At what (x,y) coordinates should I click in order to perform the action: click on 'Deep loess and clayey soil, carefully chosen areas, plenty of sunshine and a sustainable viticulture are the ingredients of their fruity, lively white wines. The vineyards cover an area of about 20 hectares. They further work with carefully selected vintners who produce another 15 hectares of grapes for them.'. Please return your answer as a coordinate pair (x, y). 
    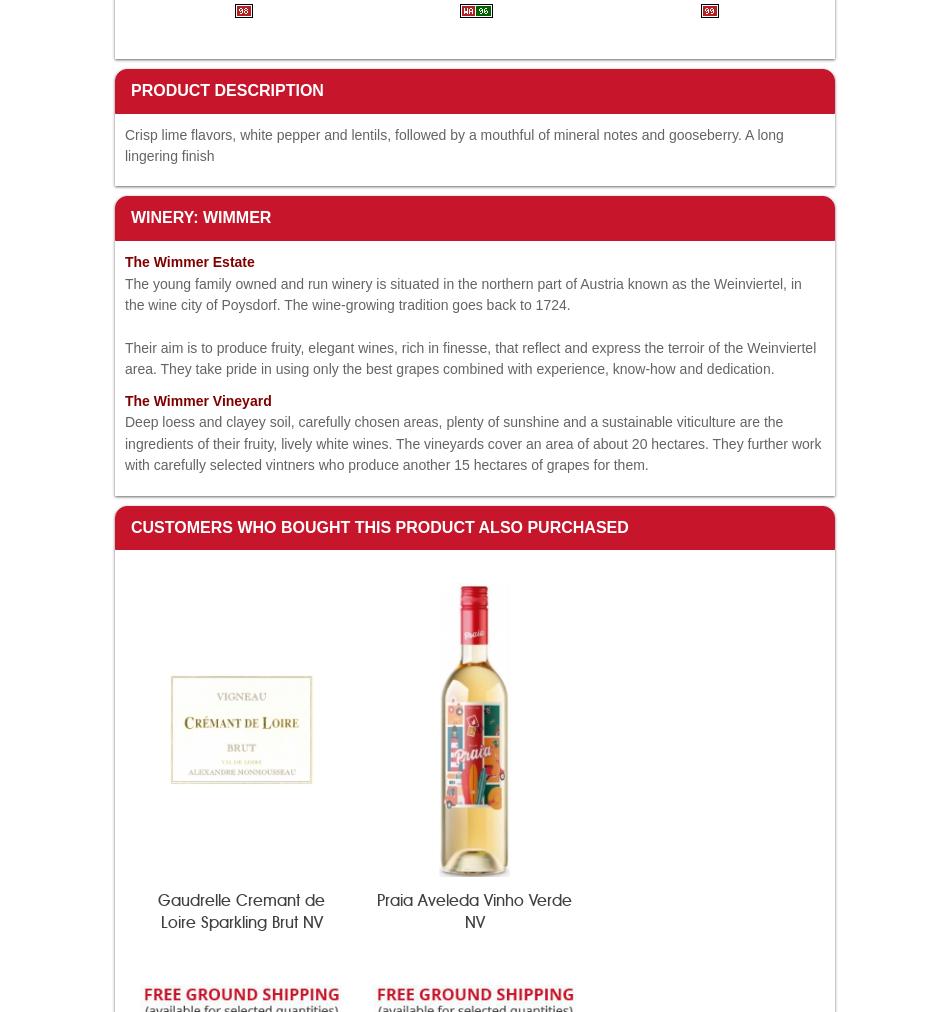
    Looking at the image, I should click on (472, 443).